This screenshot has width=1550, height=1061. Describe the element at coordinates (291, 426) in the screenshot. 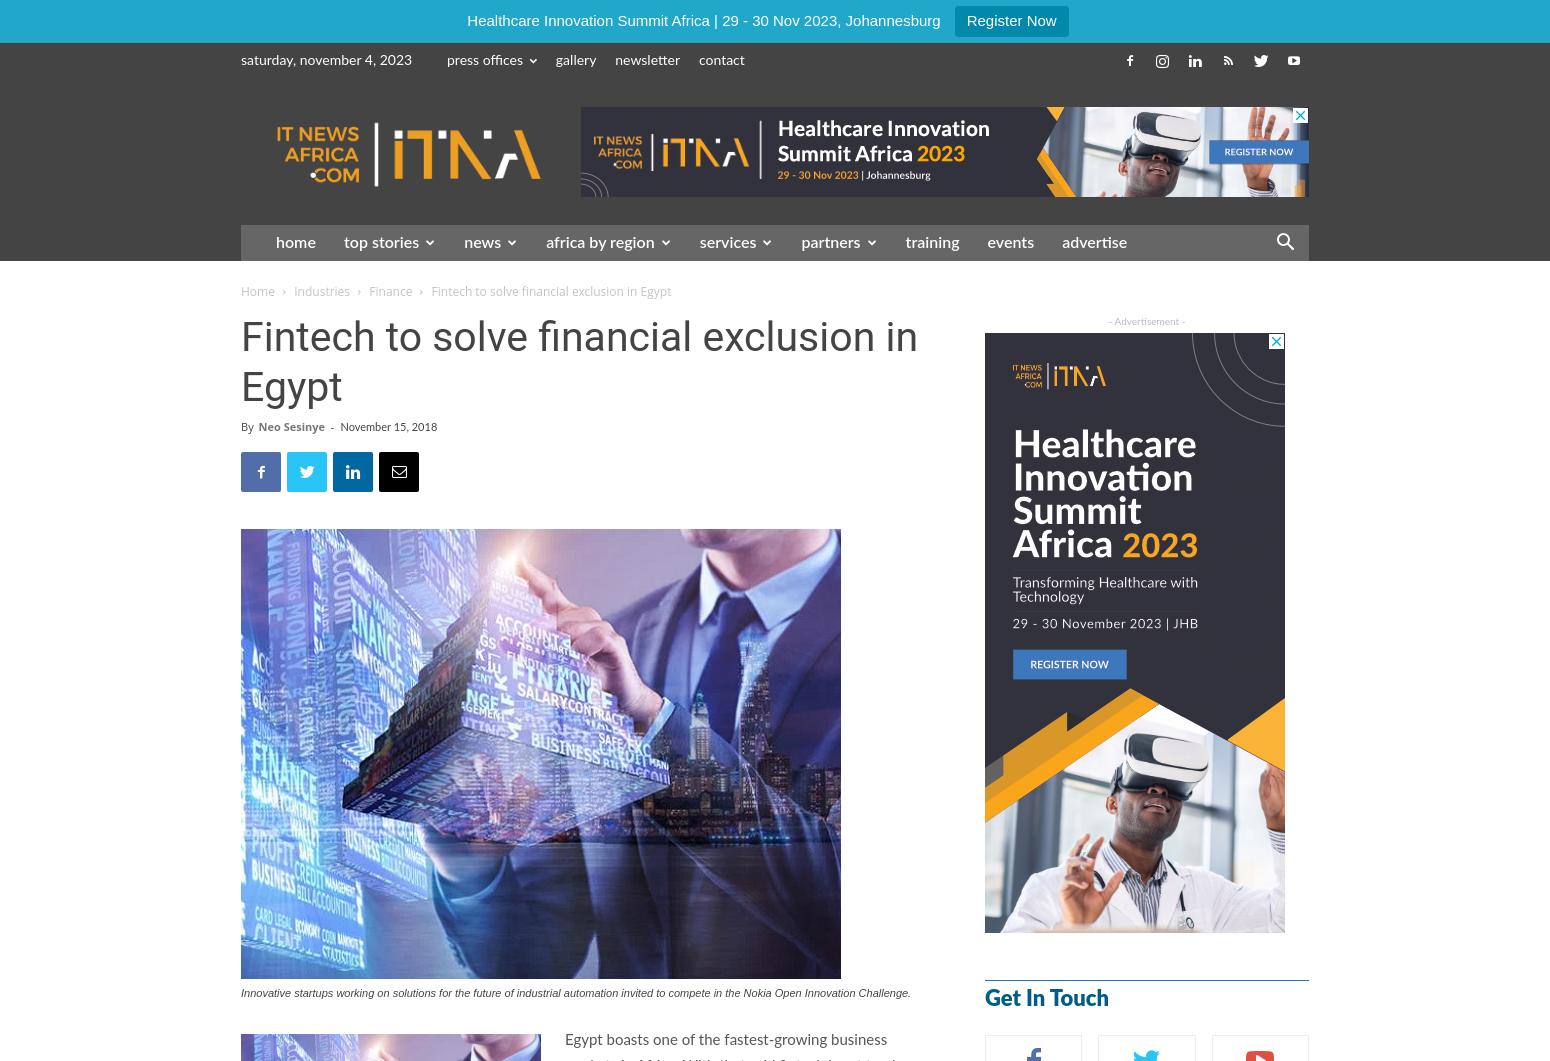

I see `'Neo Sesinye'` at that location.